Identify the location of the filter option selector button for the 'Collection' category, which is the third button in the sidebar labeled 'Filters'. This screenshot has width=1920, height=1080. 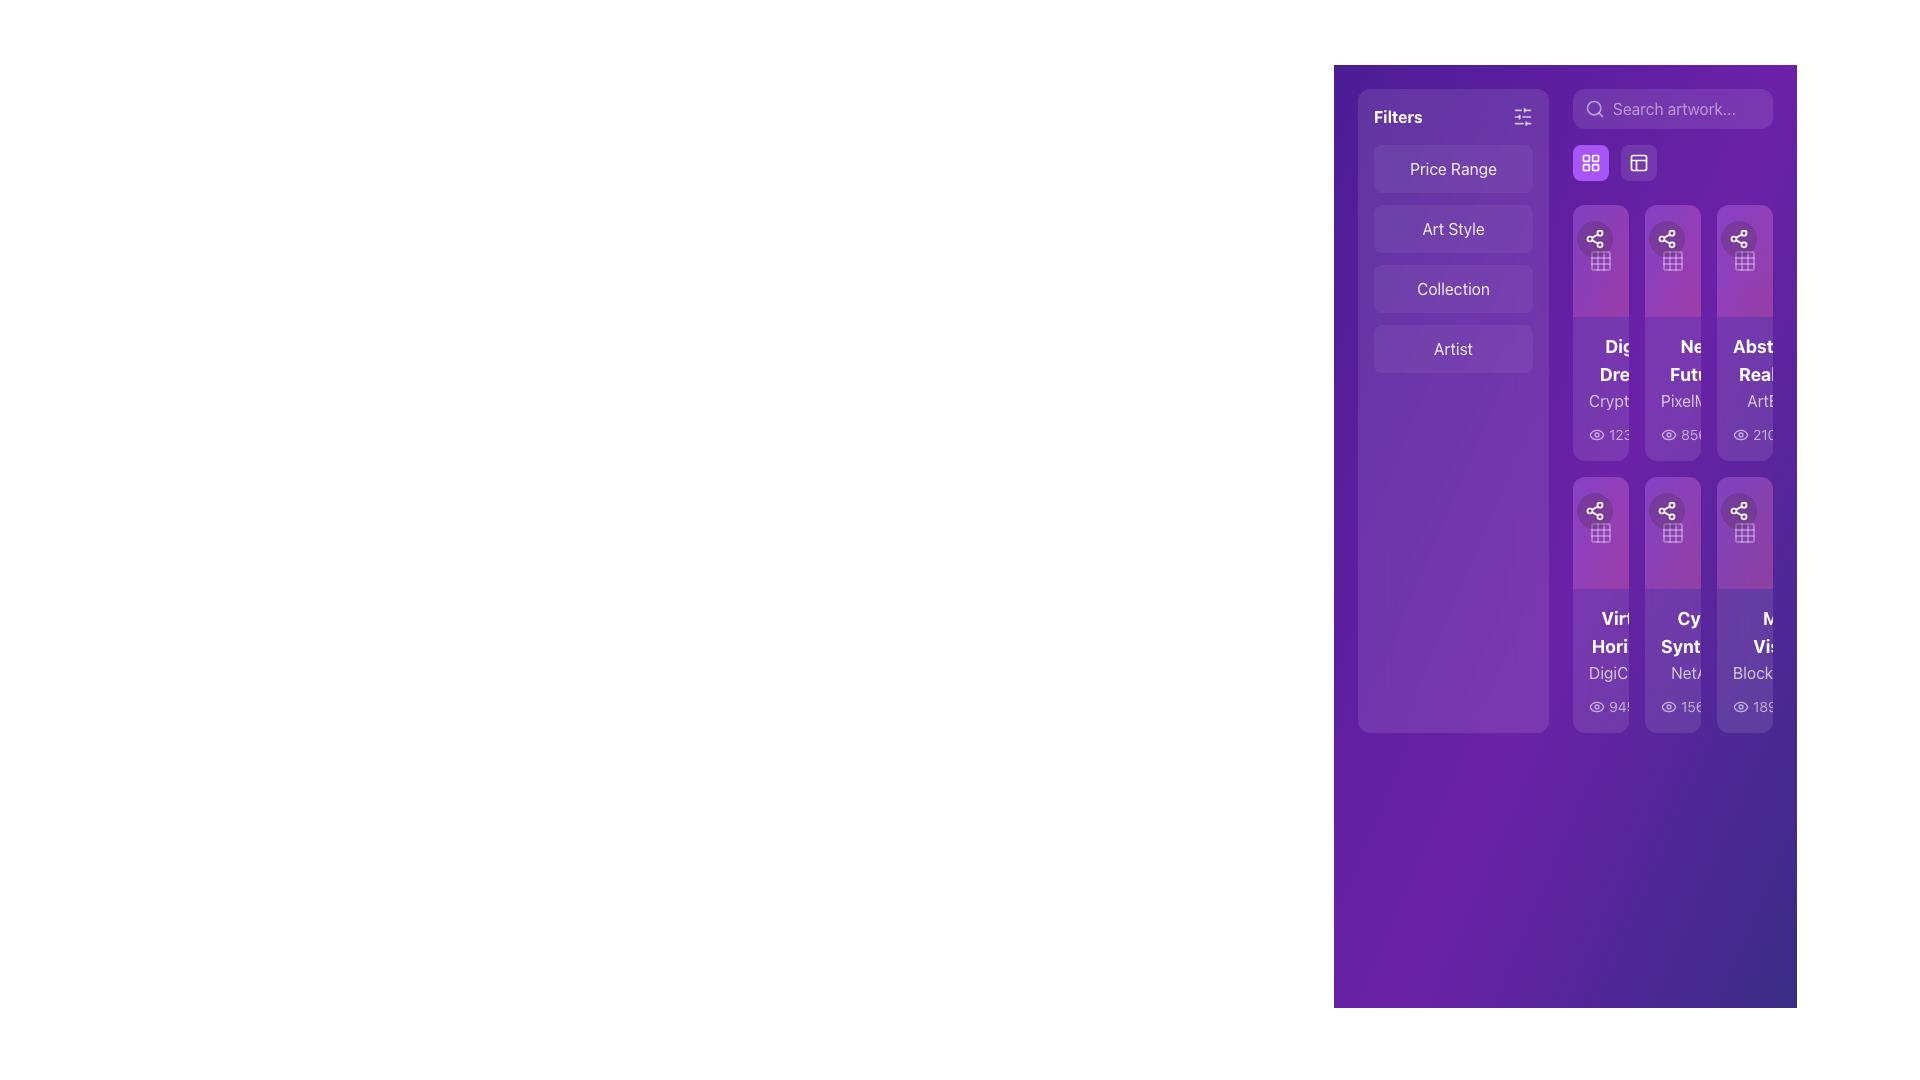
(1453, 289).